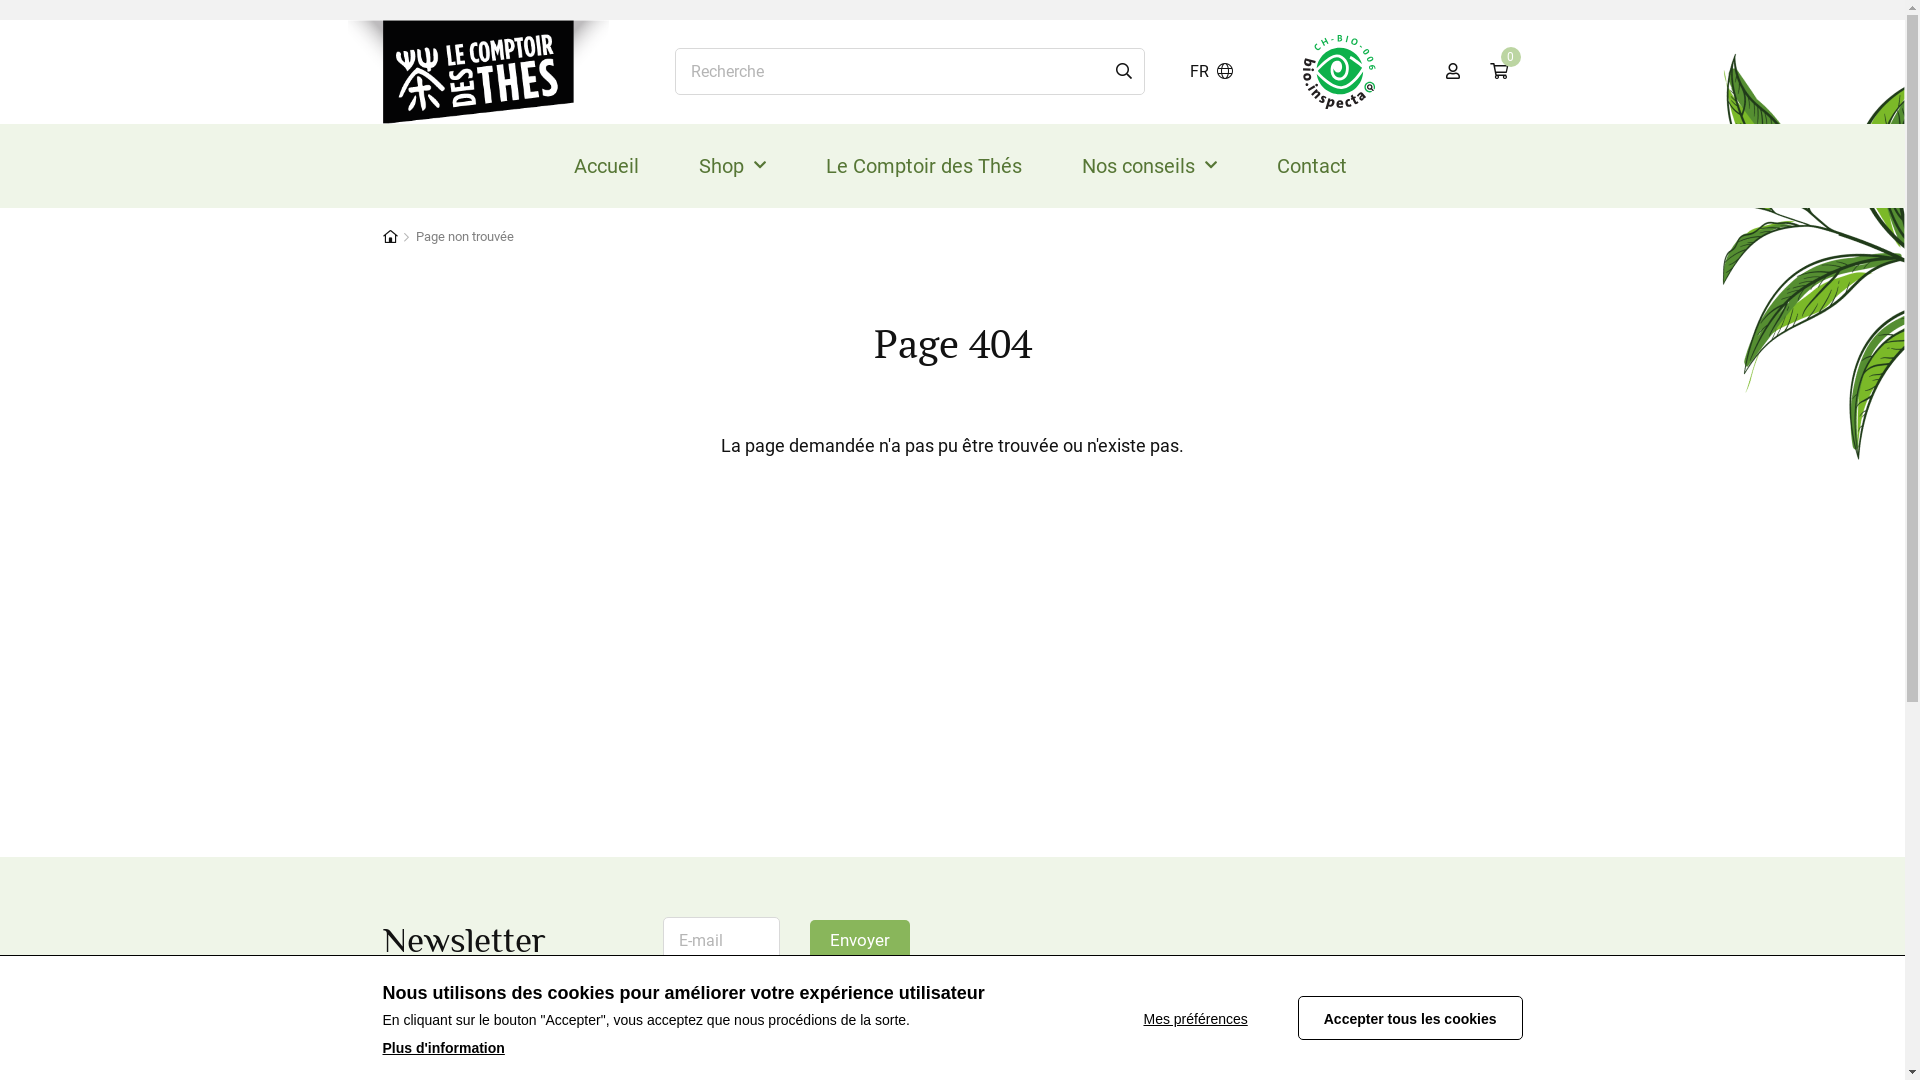 This screenshot has height=1080, width=1920. Describe the element at coordinates (1210, 71) in the screenshot. I see `'FR  '` at that location.